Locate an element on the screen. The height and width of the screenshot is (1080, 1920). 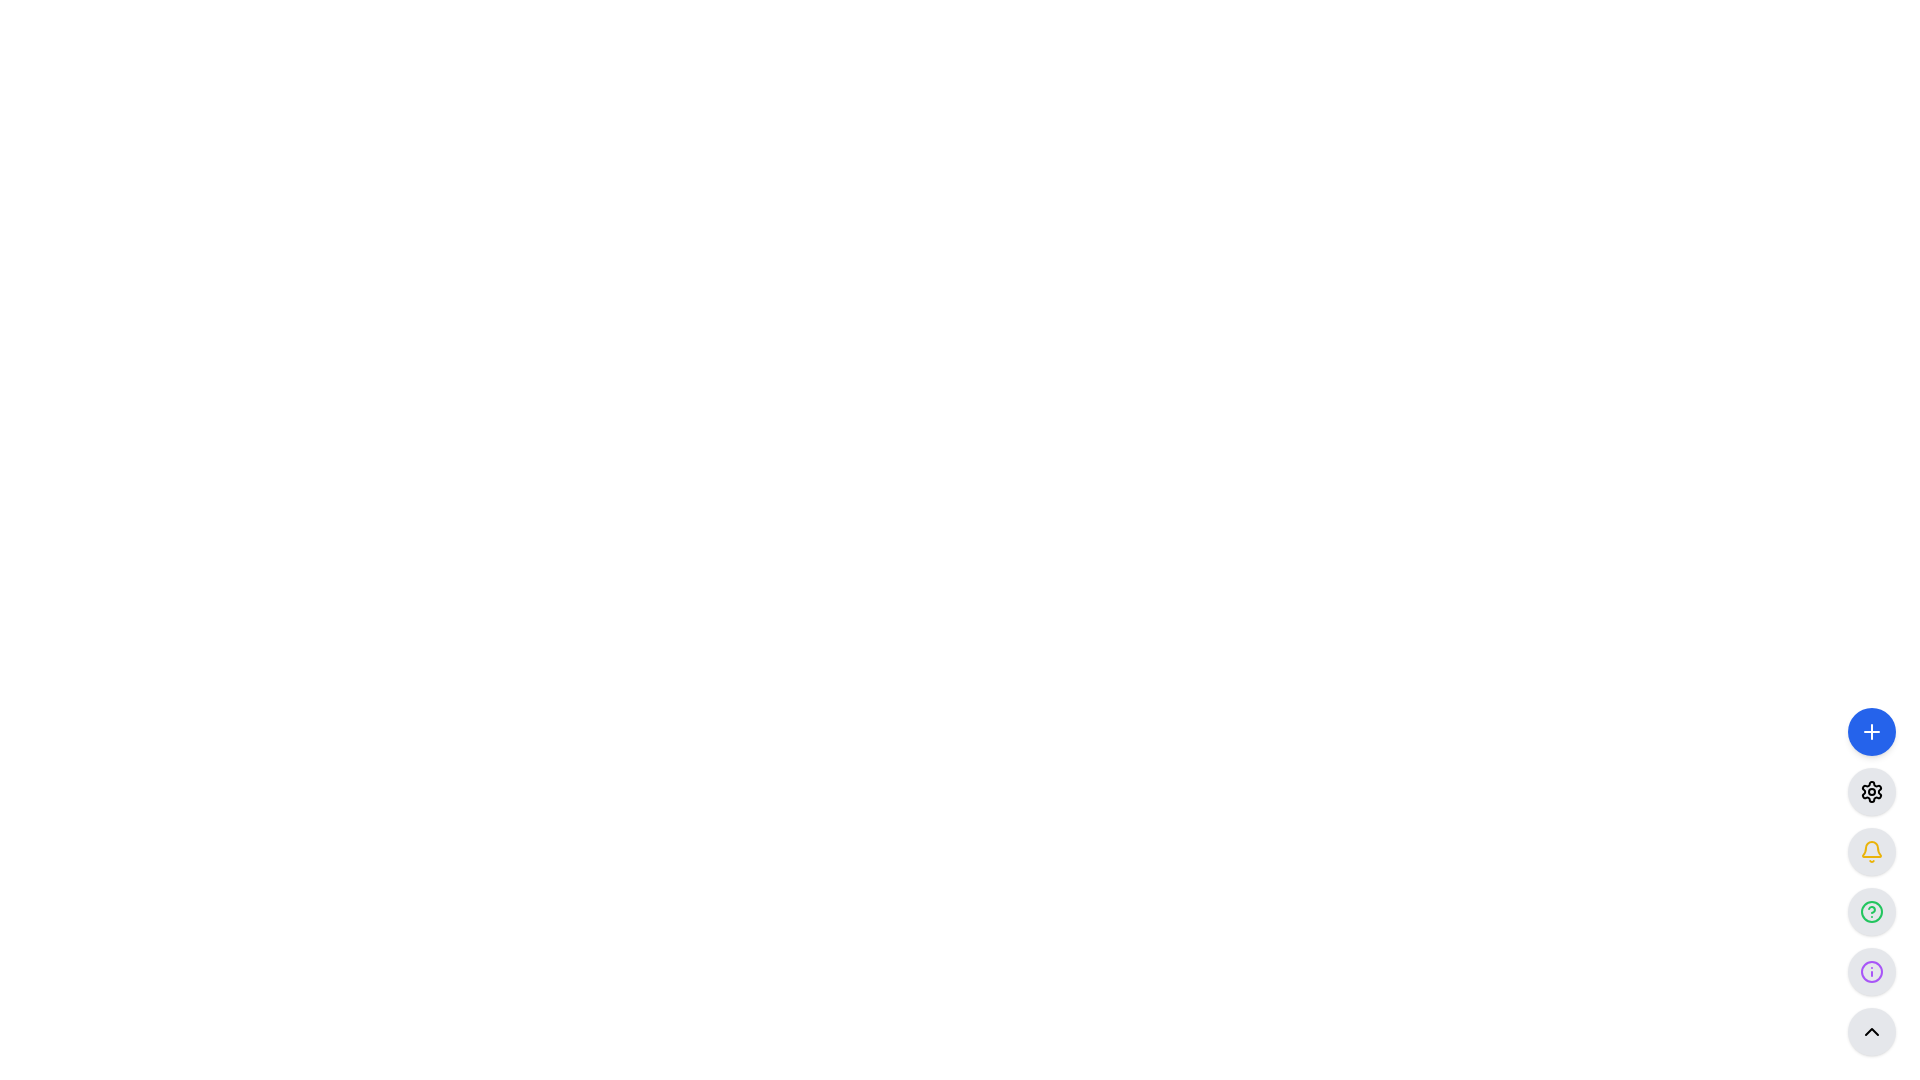
the yellow bell icon located inside a circular button in the third slot of the vertical menu on the right side is located at coordinates (1871, 852).